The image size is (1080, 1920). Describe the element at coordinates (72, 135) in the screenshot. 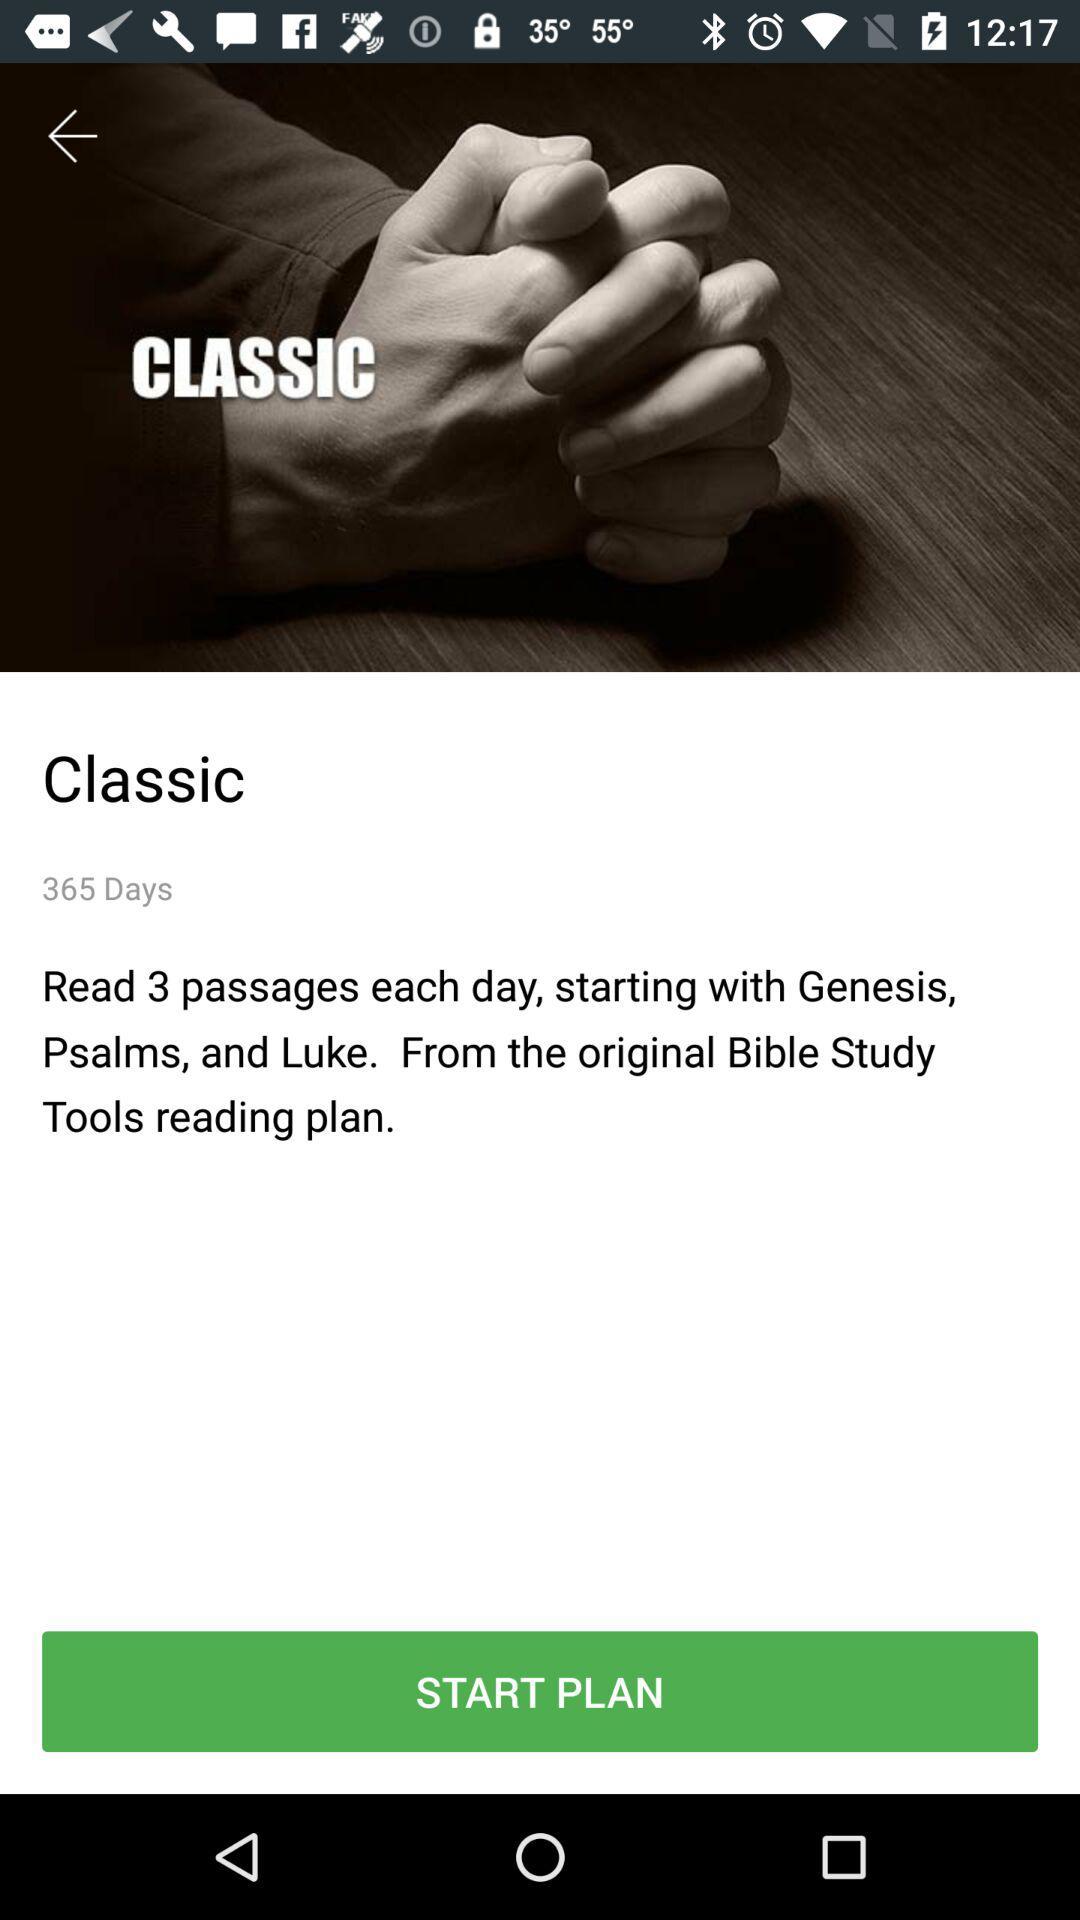

I see `icon above classic` at that location.